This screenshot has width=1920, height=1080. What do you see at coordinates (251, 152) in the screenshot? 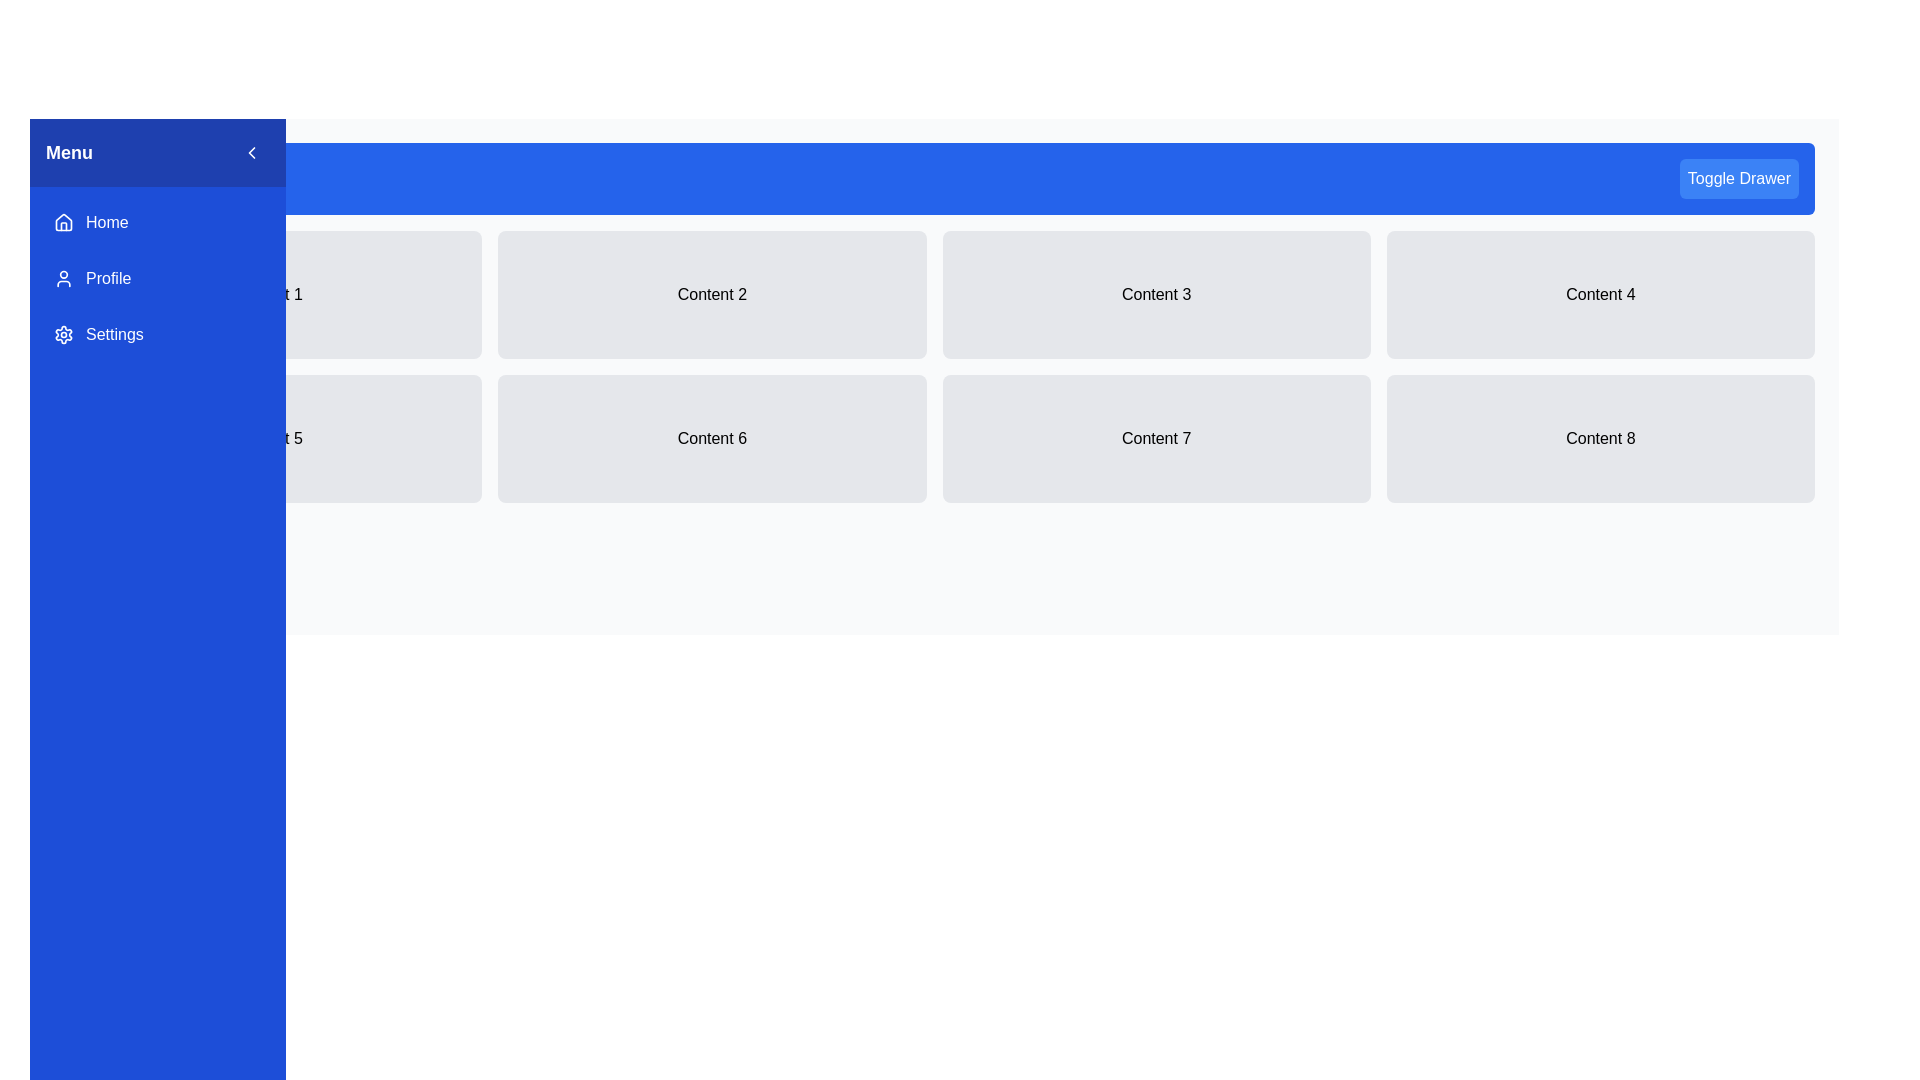
I see `the left-pointing chevron icon located in the navigation menu, near the top left corner` at bounding box center [251, 152].